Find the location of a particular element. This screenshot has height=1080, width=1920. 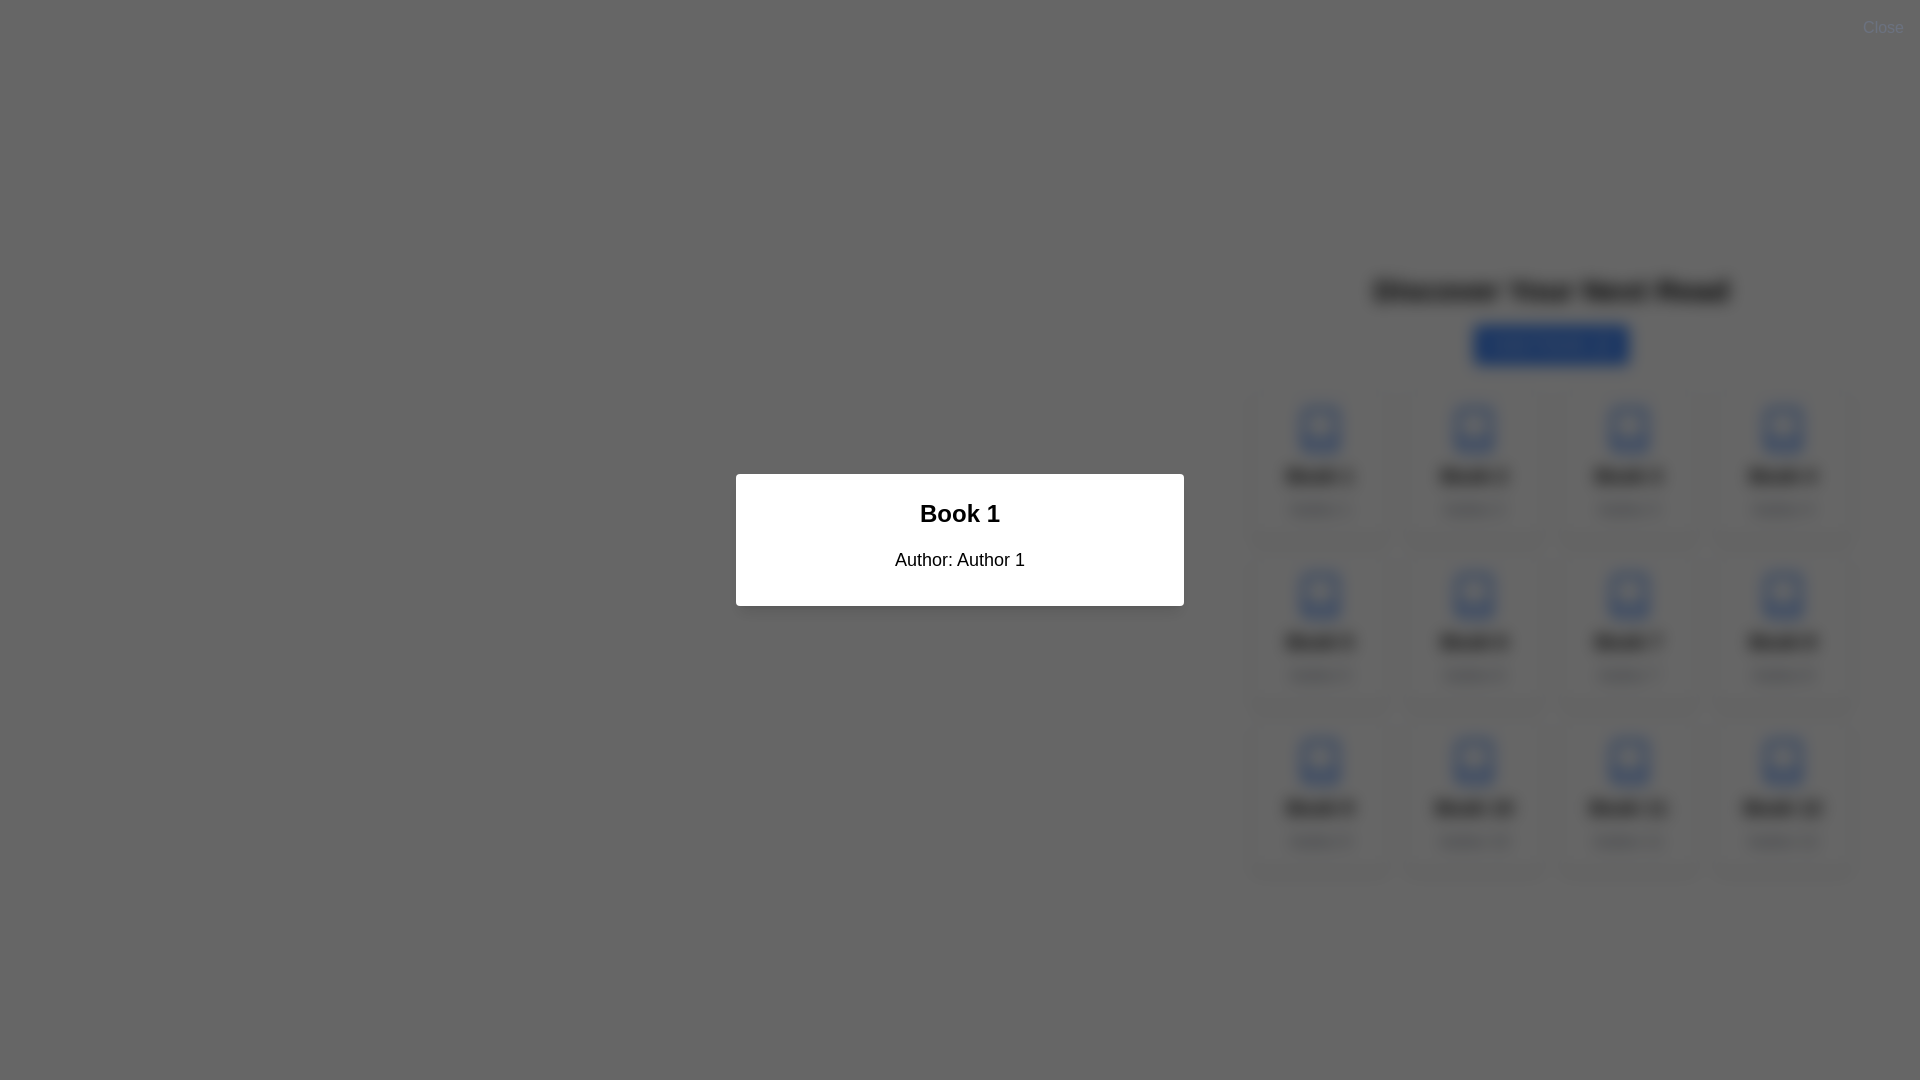

the book display card located in the last row of the grid layout, specifically in the second column from the left is located at coordinates (1474, 794).